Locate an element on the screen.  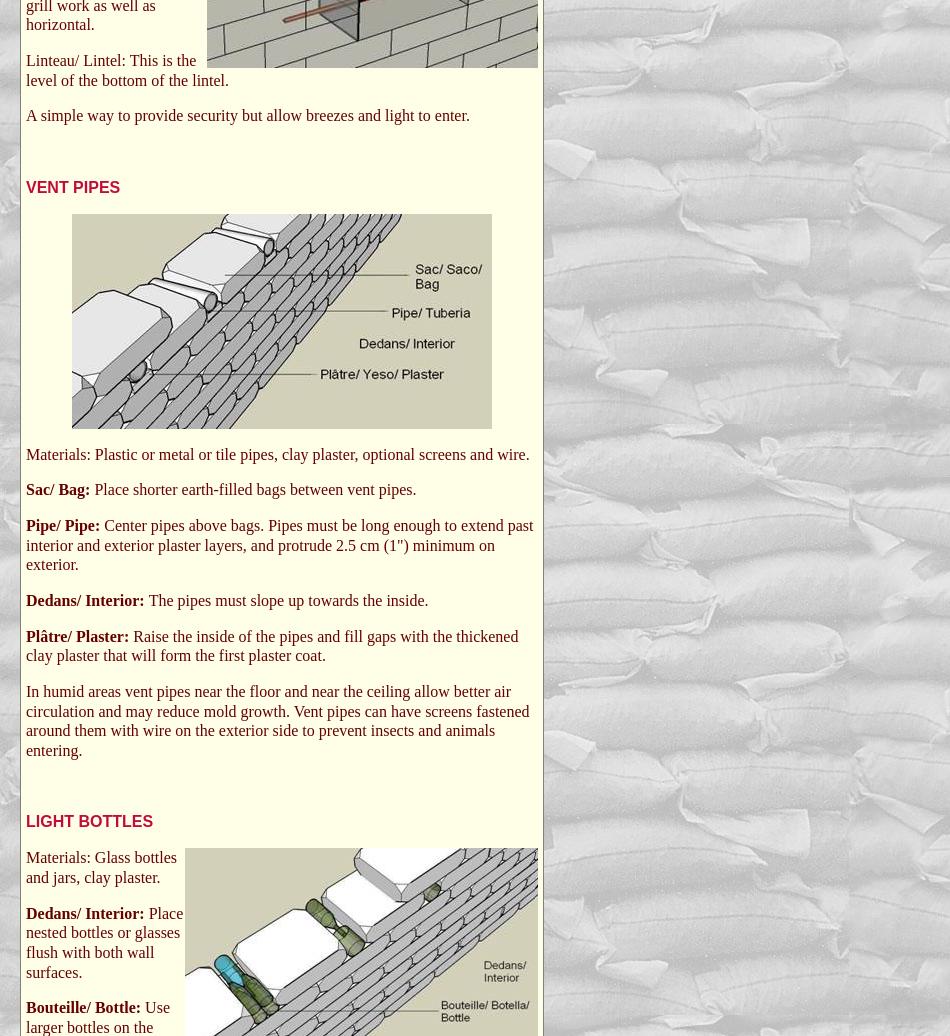
'Linteau/ Lintel: This is the level of the bottom of the lintel.' is located at coordinates (127, 70).